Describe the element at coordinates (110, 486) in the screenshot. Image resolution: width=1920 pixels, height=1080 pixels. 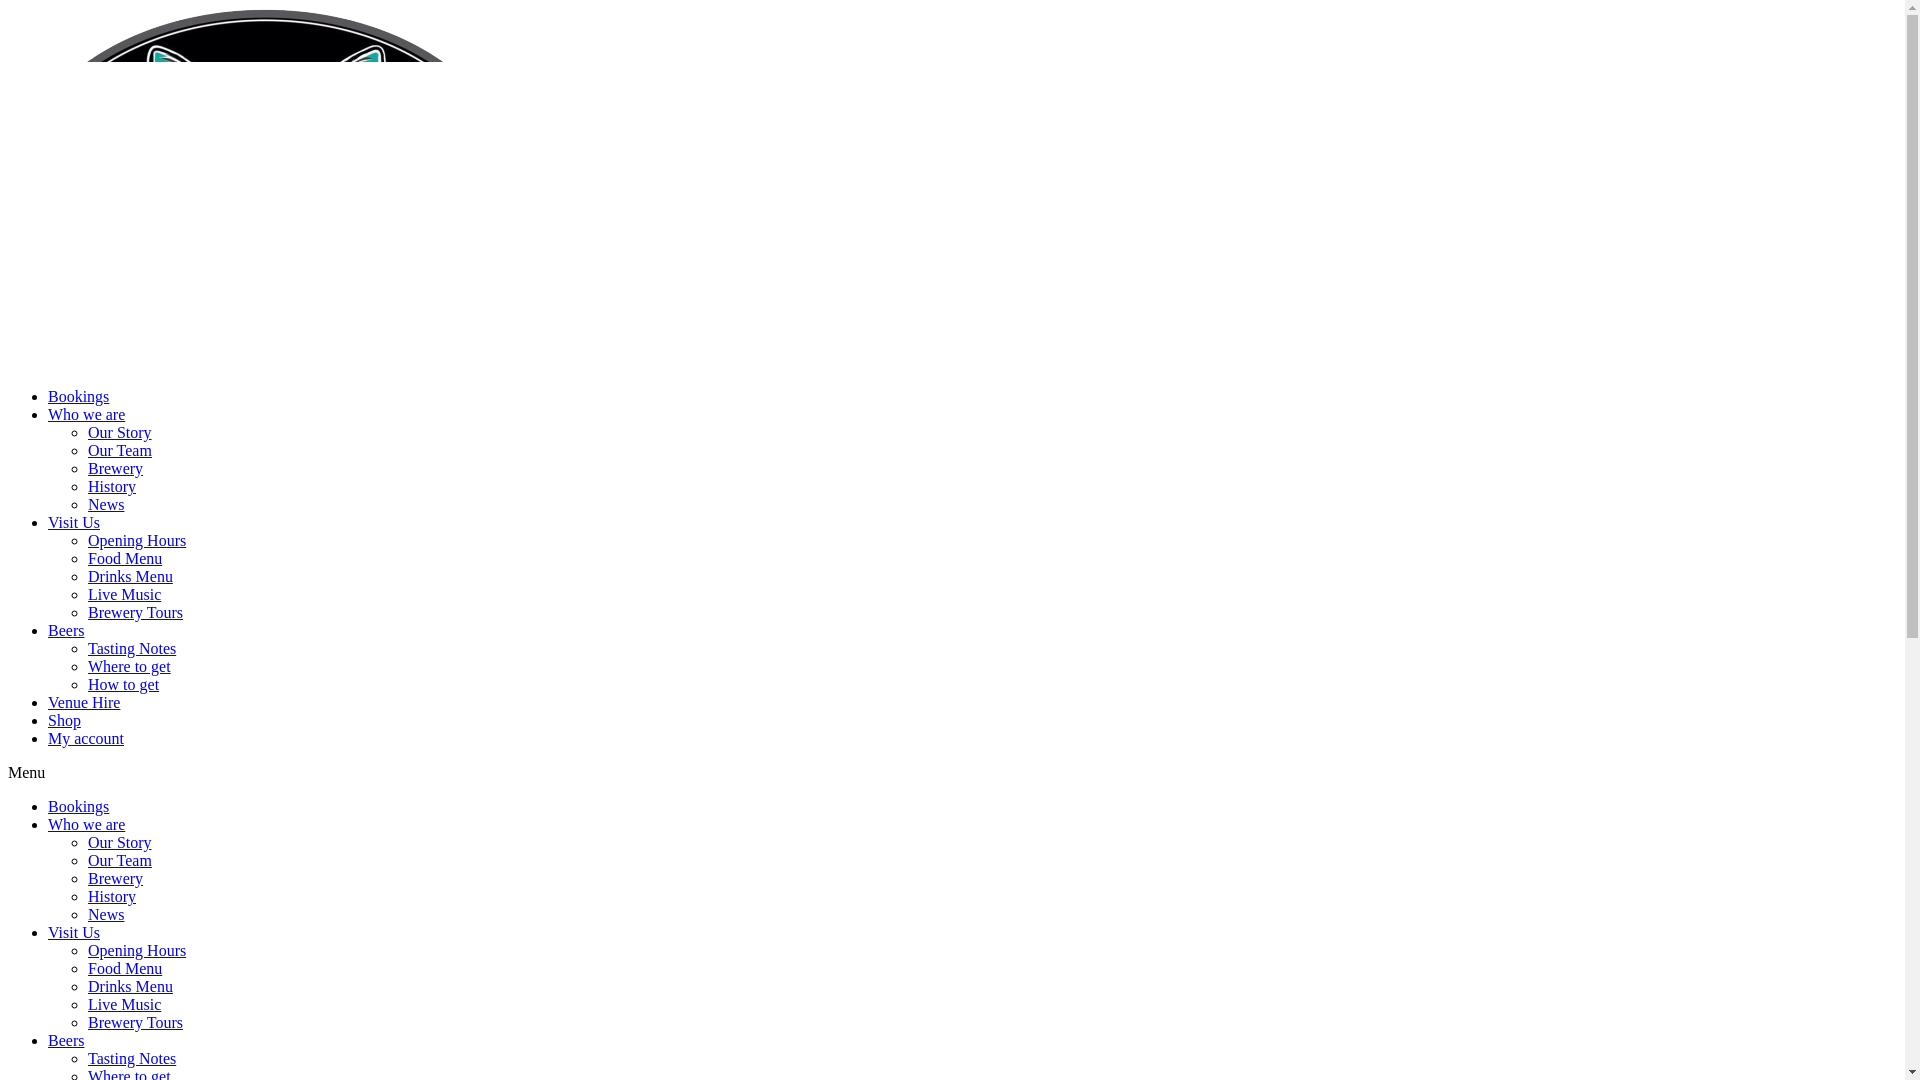
I see `'History'` at that location.